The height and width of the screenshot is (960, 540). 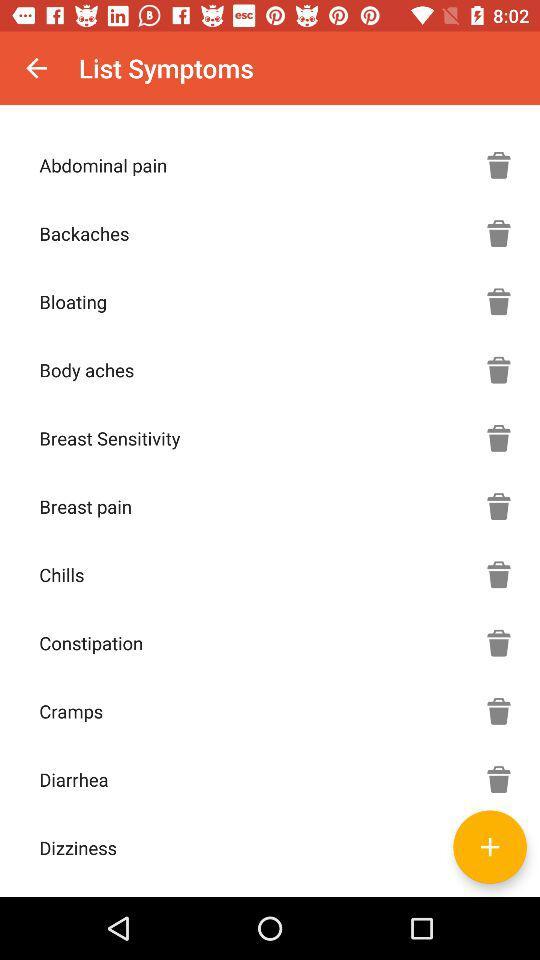 What do you see at coordinates (498, 642) in the screenshot?
I see `delete the option` at bounding box center [498, 642].